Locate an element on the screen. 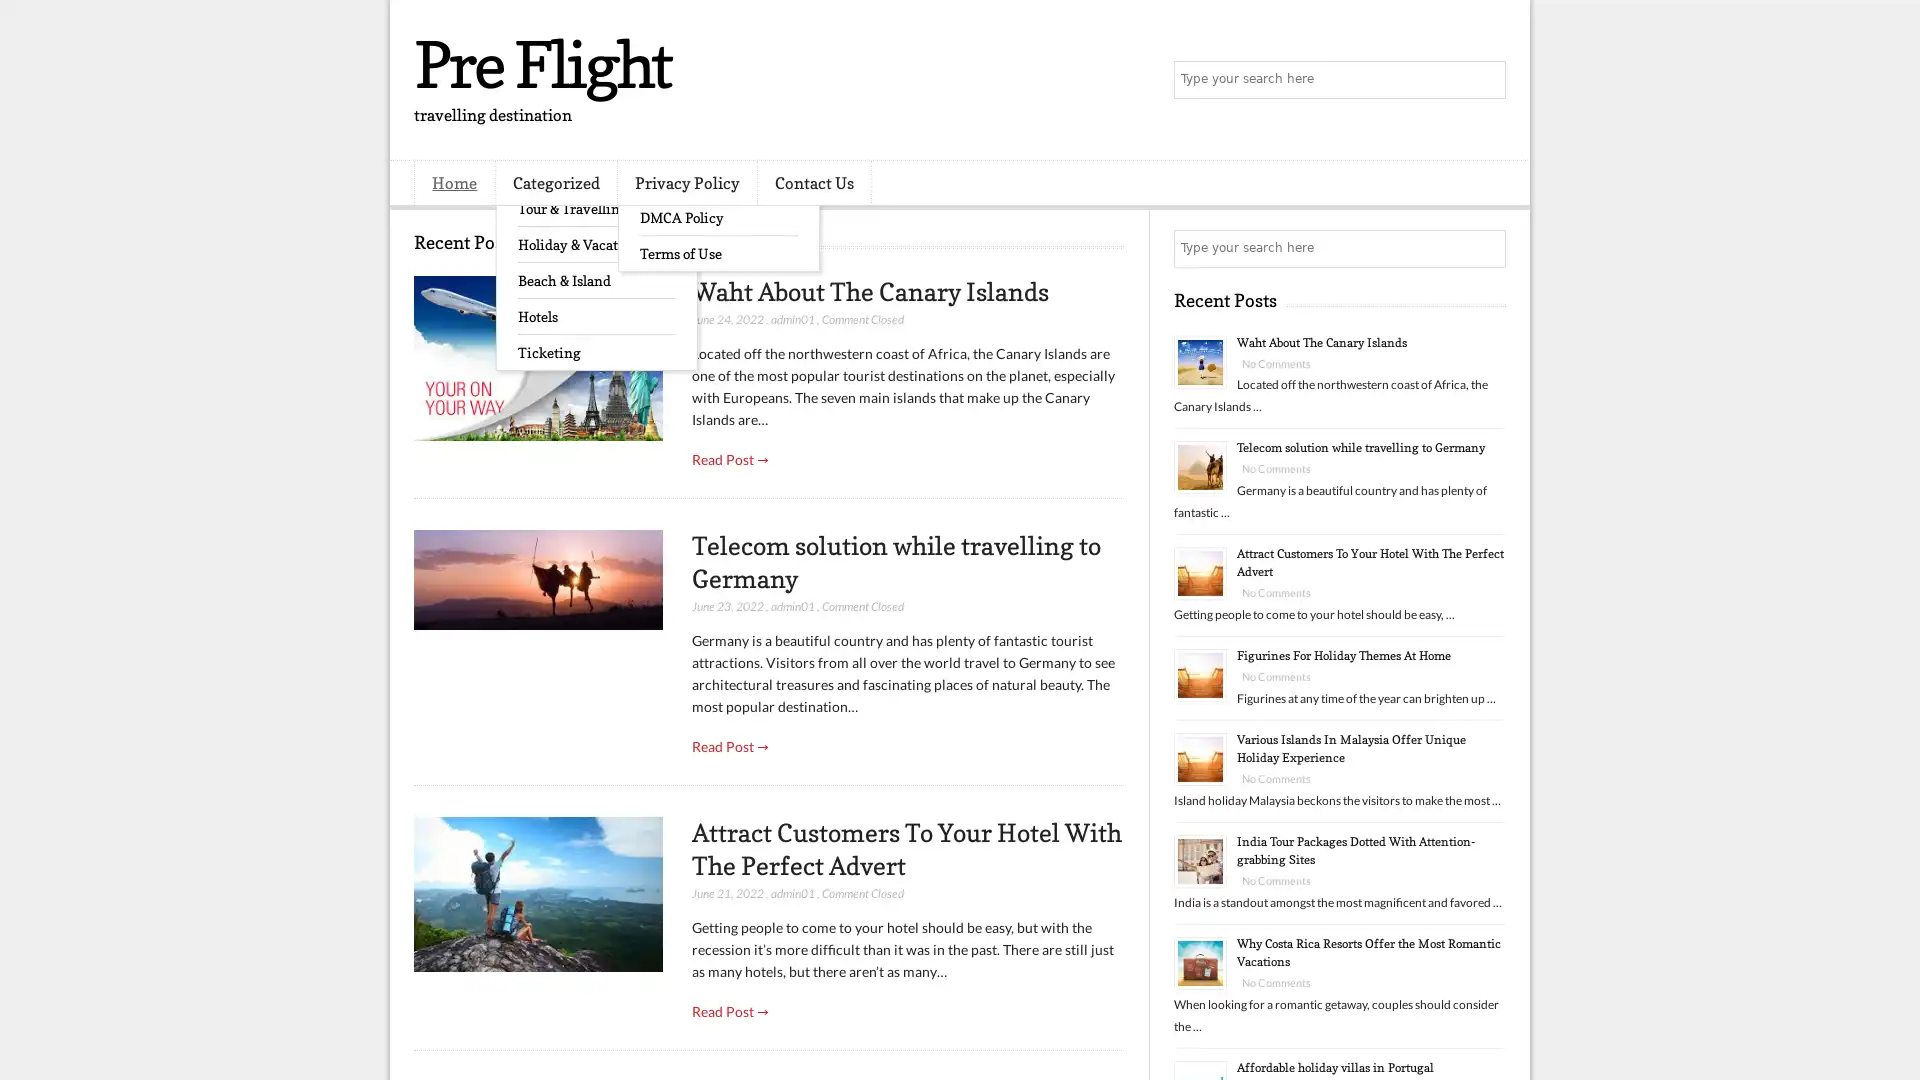 The width and height of the screenshot is (1920, 1080). Search is located at coordinates (1485, 80).